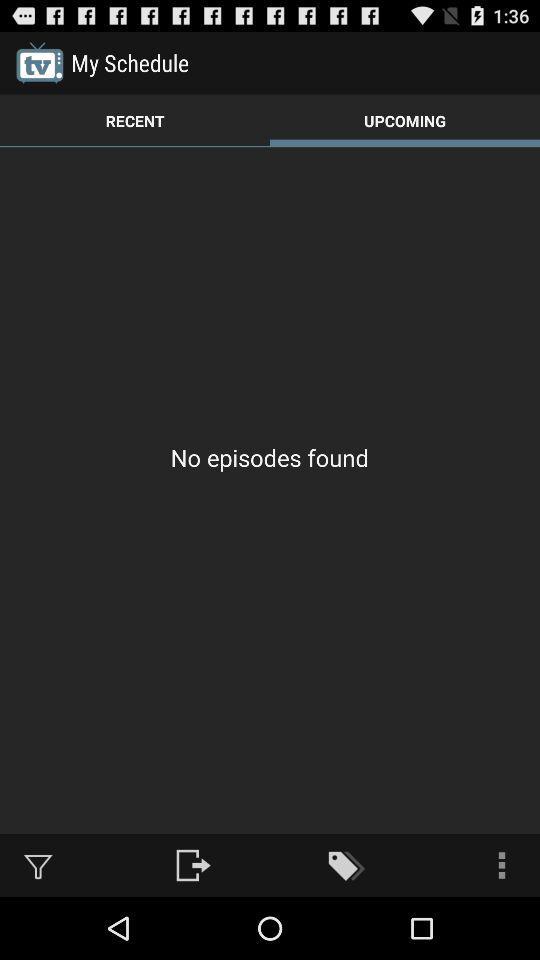  I want to click on upcoming at the top right corner, so click(405, 120).